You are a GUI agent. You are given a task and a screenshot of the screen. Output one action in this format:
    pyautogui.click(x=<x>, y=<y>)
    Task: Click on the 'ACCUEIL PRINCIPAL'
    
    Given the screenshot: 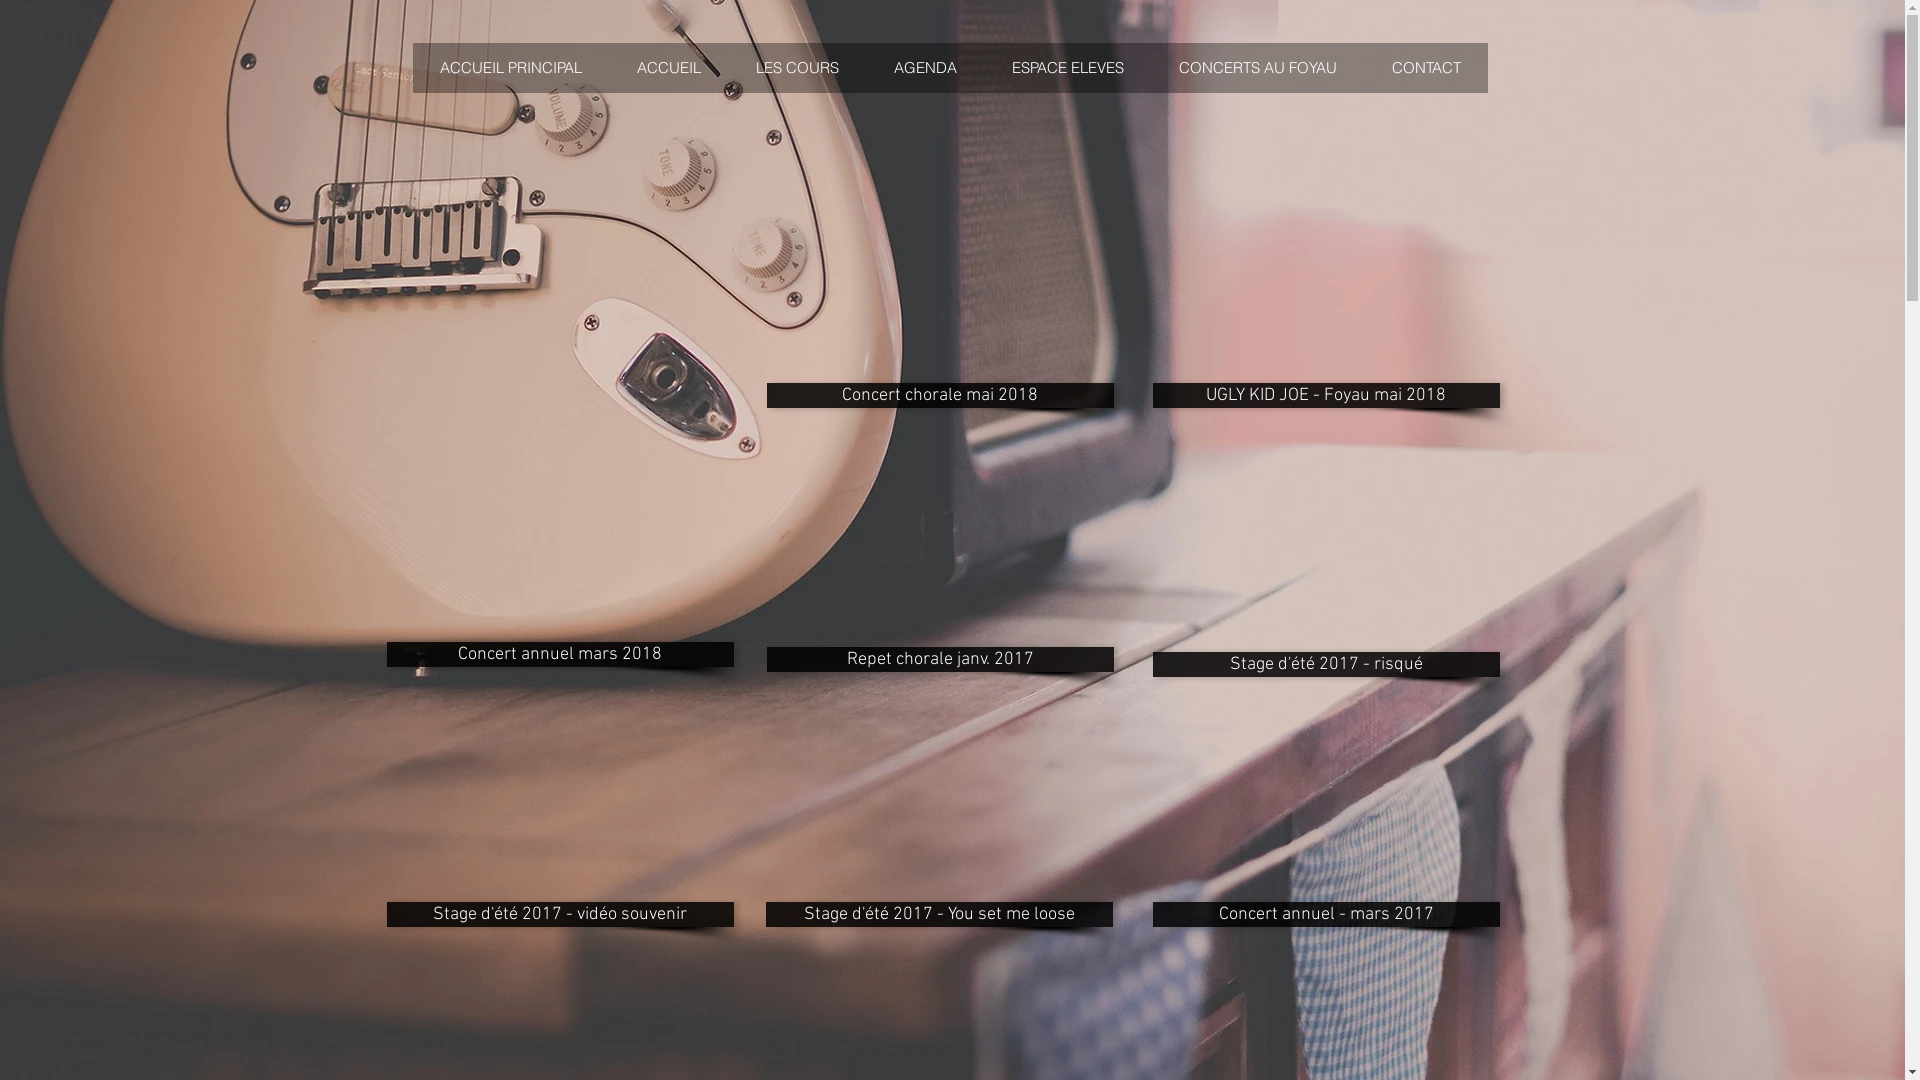 What is the action you would take?
    pyautogui.click(x=411, y=67)
    